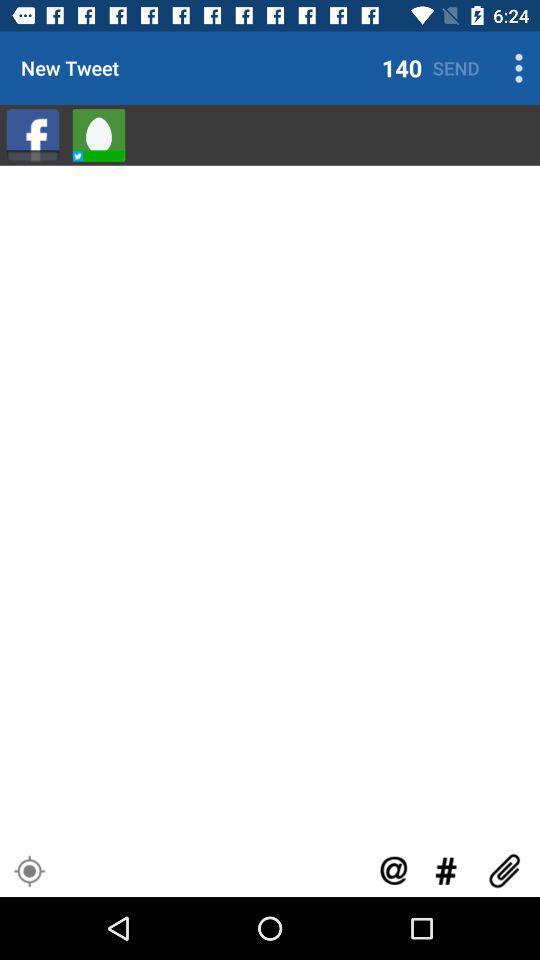 The height and width of the screenshot is (960, 540). Describe the element at coordinates (393, 869) in the screenshot. I see `the help icon` at that location.